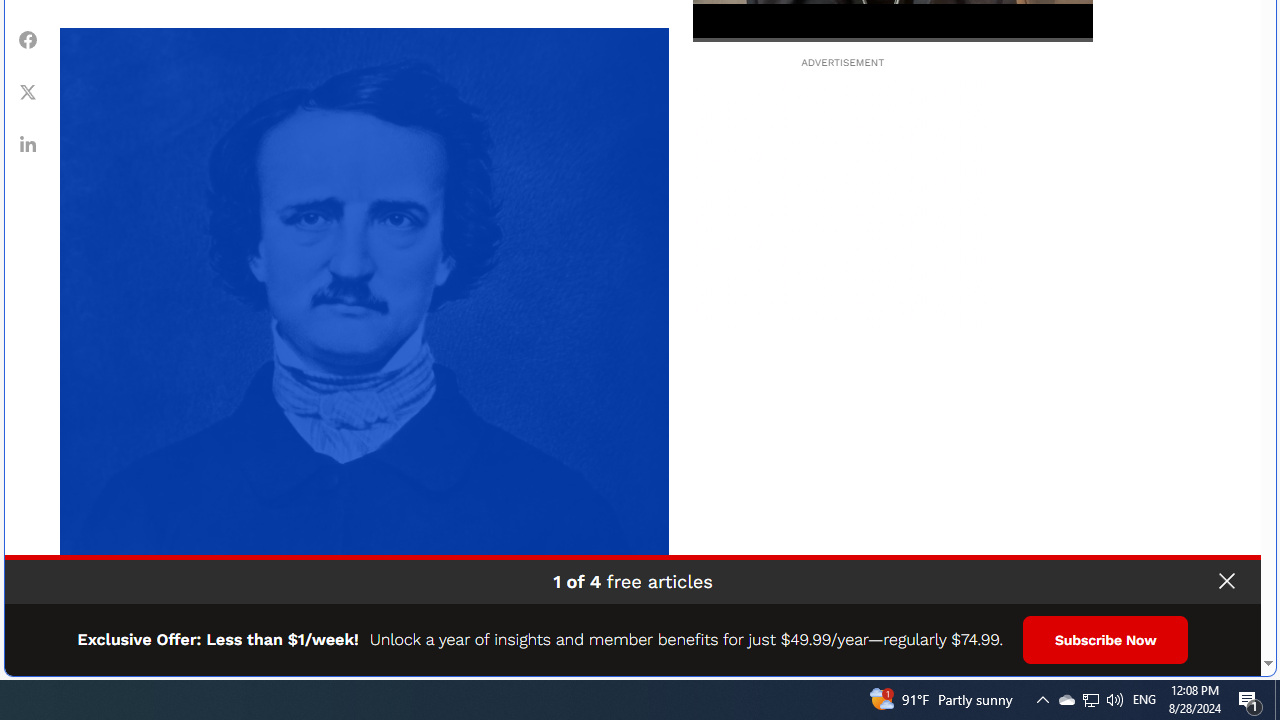 This screenshot has height=720, width=1280. I want to click on 'Class: fs-icon fs-icon--Facebook', so click(28, 39).